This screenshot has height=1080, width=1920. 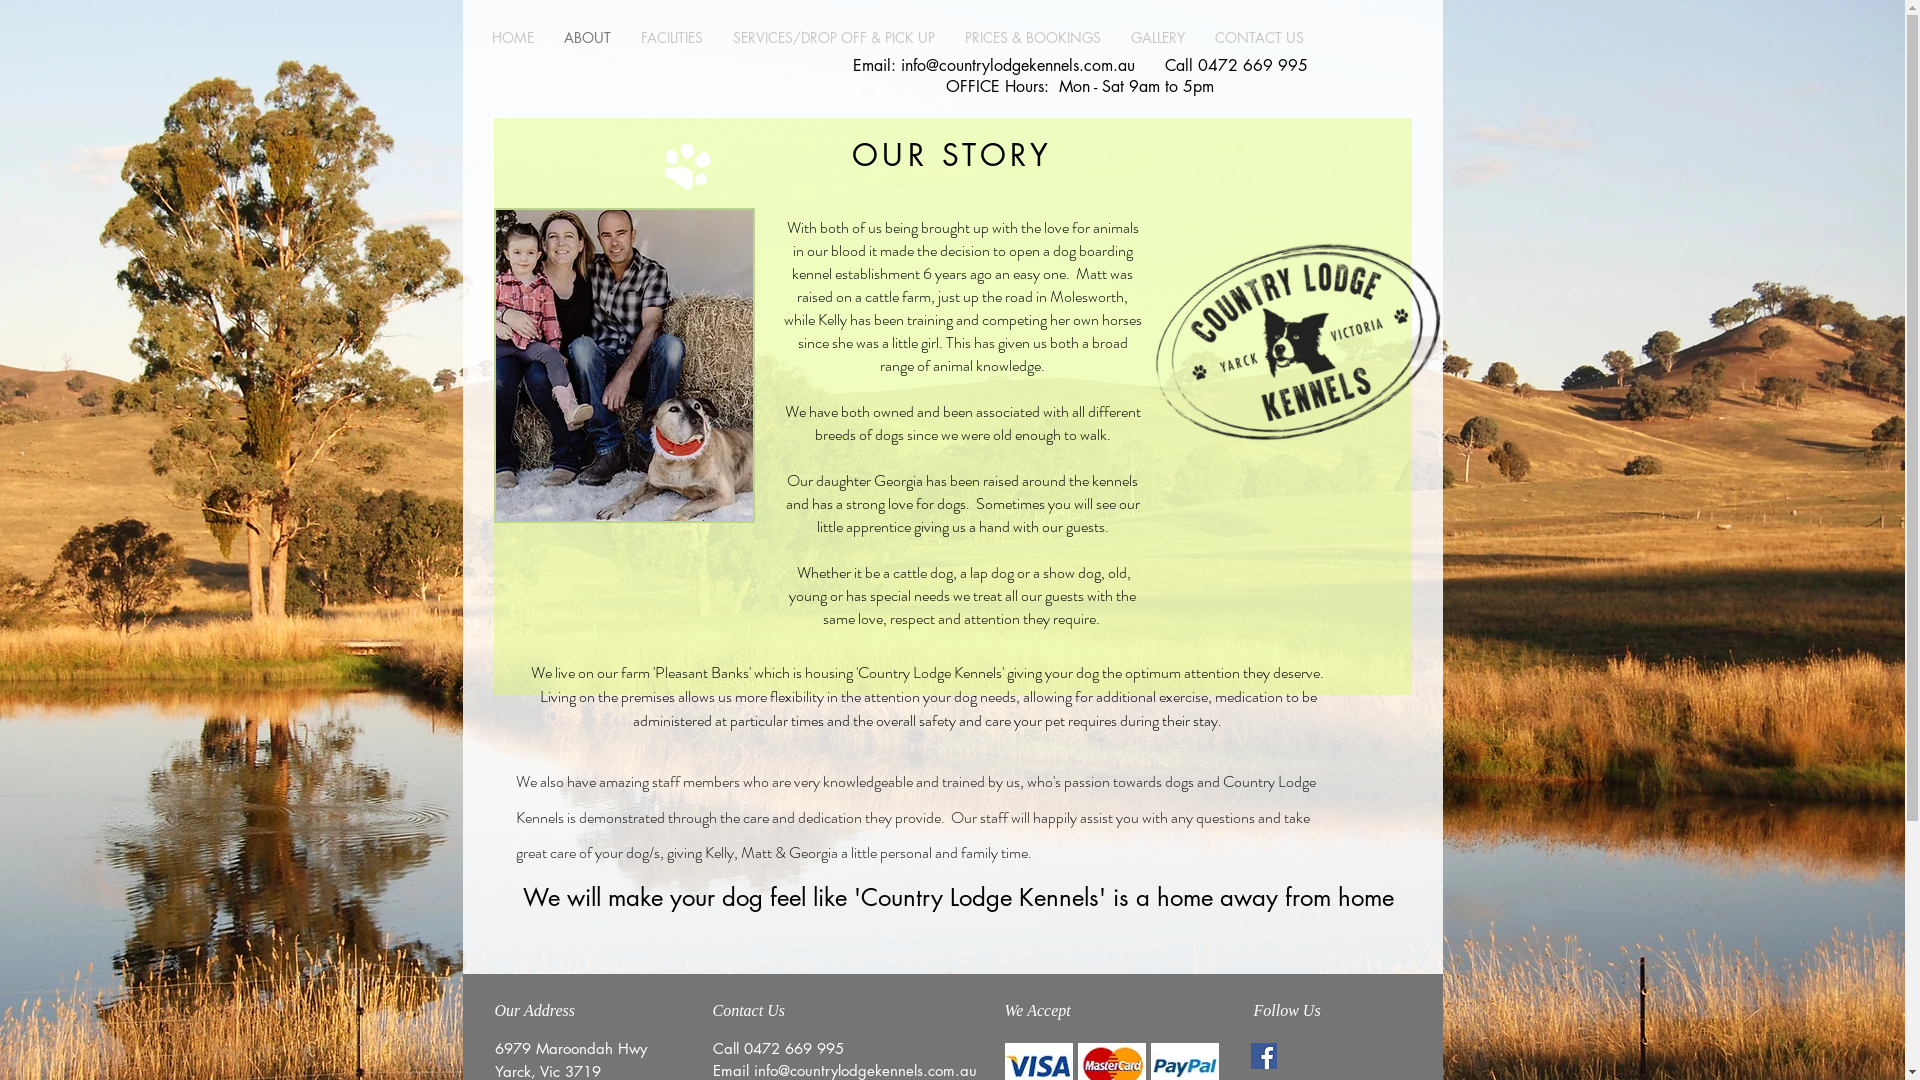 I want to click on 'CONTACT US', so click(x=1258, y=38).